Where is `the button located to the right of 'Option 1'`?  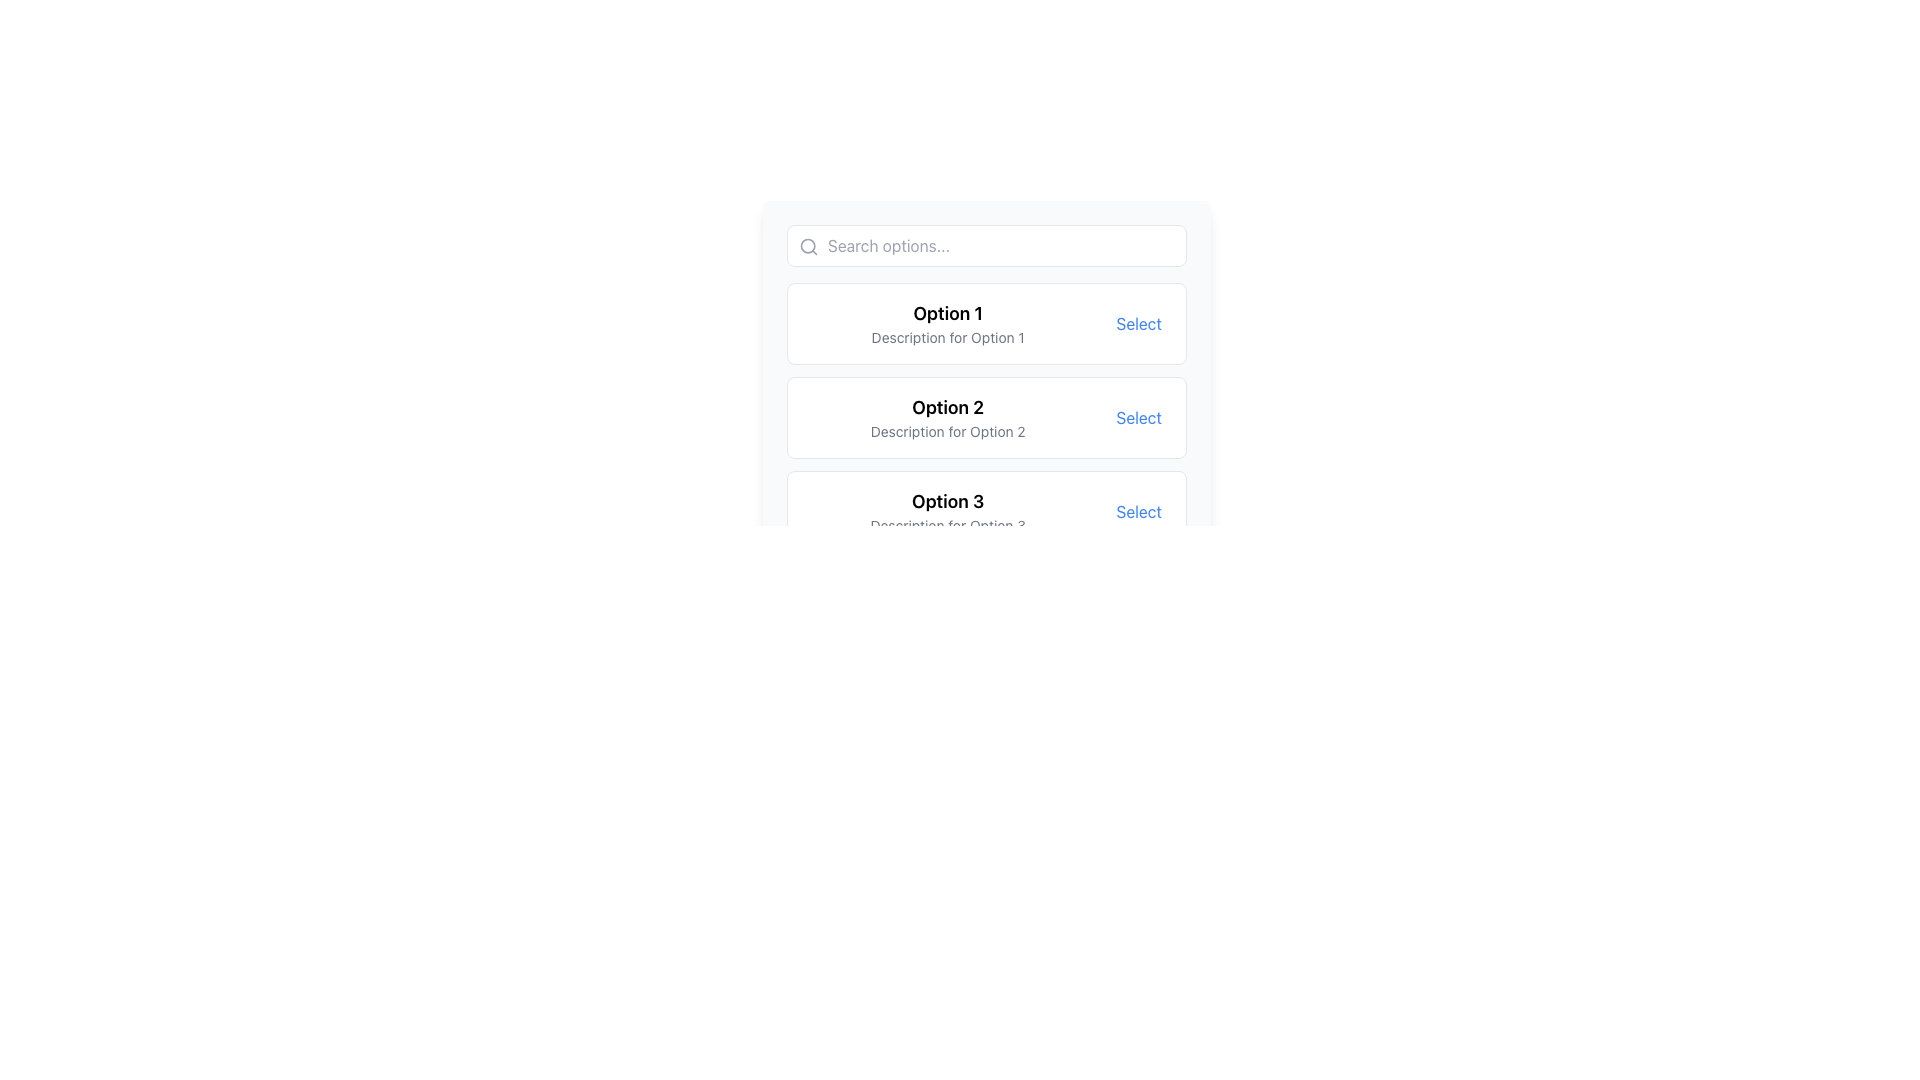
the button located to the right of 'Option 1' is located at coordinates (1139, 323).